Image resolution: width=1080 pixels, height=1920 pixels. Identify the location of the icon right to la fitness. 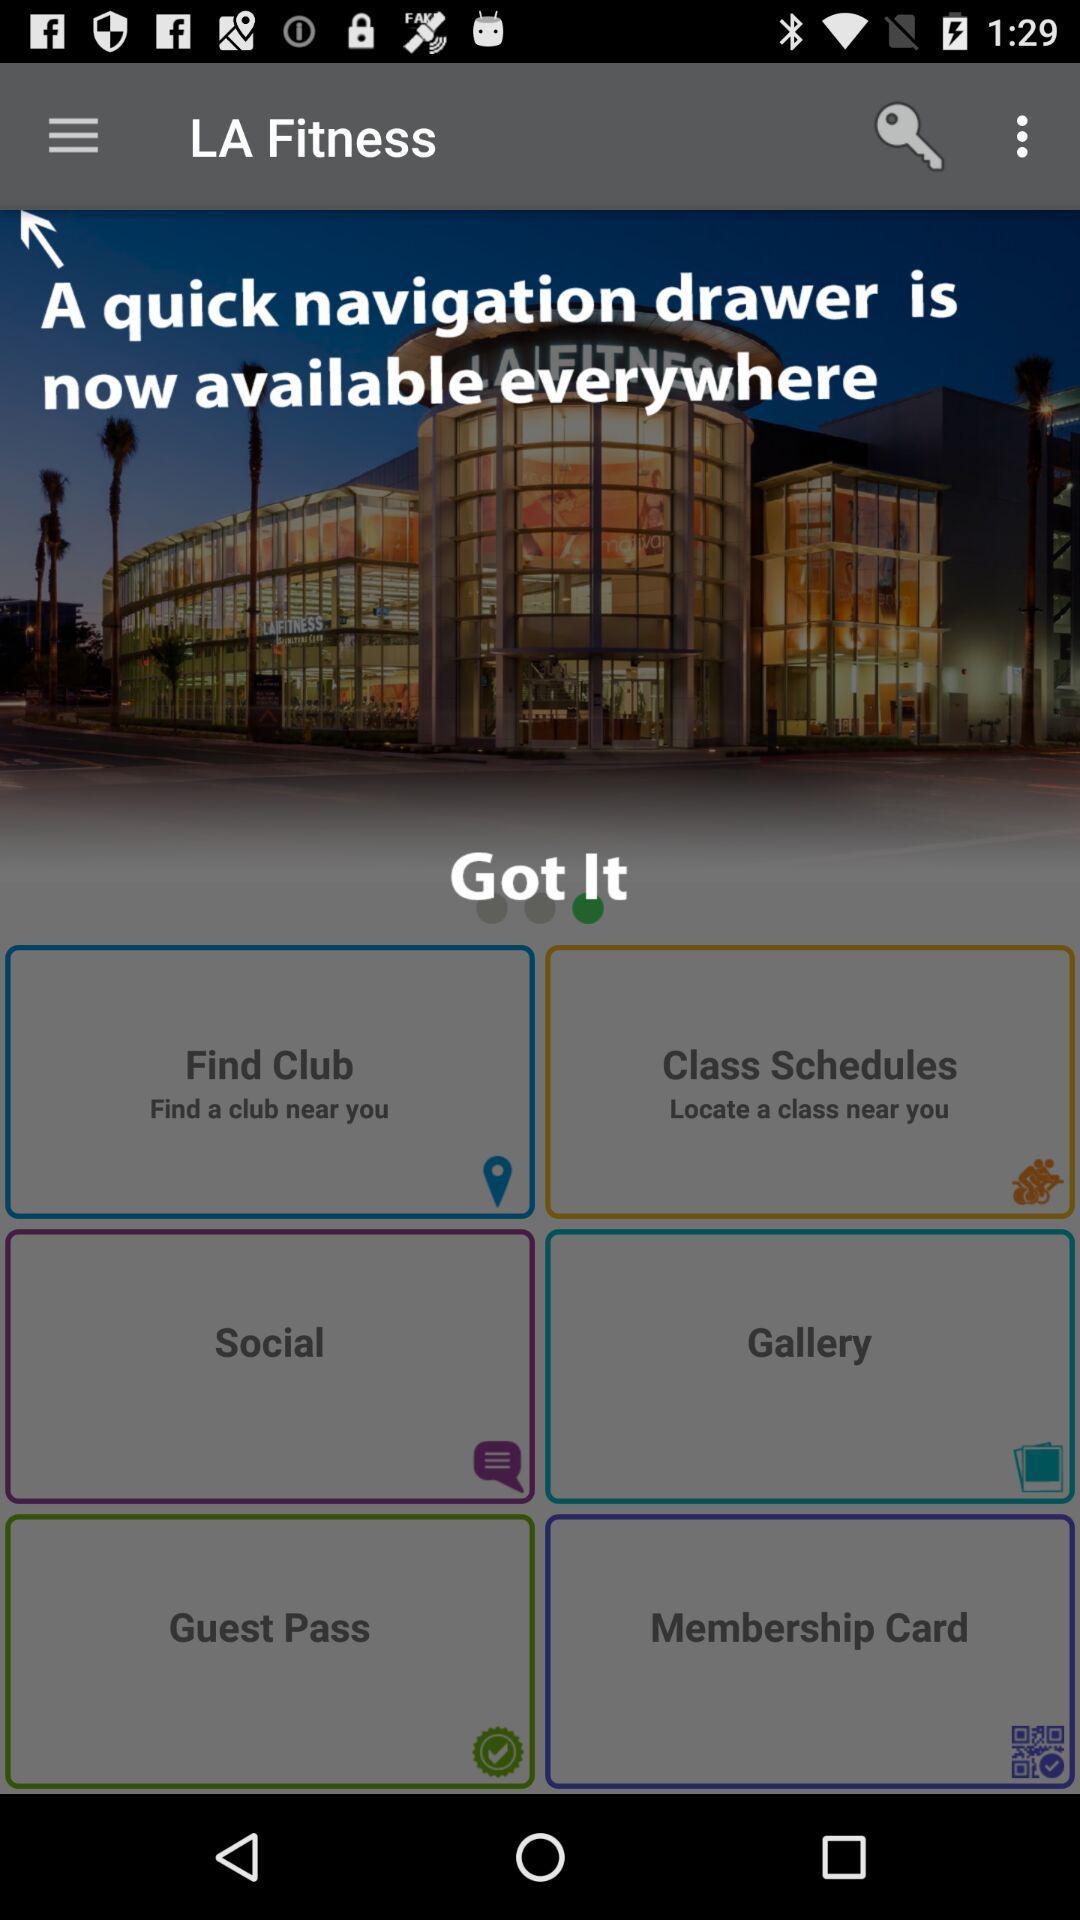
(911, 136).